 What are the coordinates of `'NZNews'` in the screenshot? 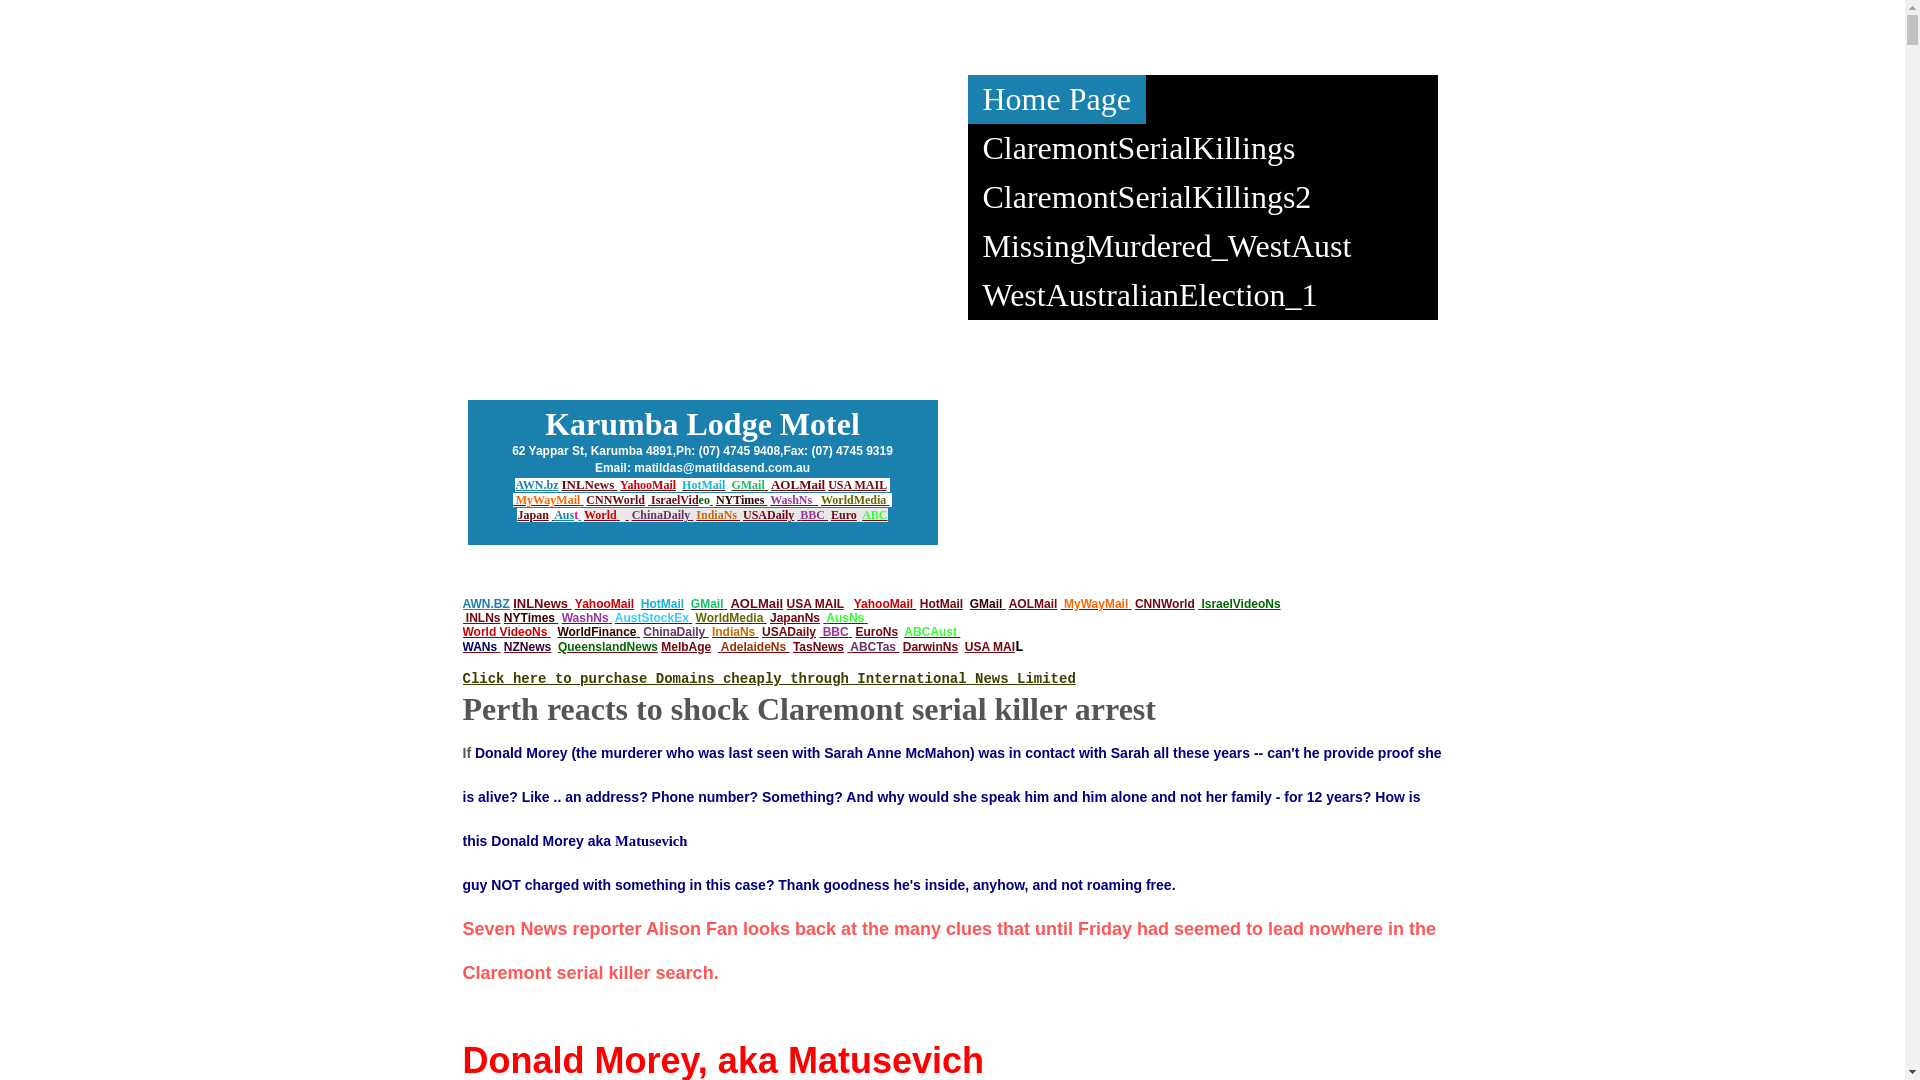 It's located at (527, 647).